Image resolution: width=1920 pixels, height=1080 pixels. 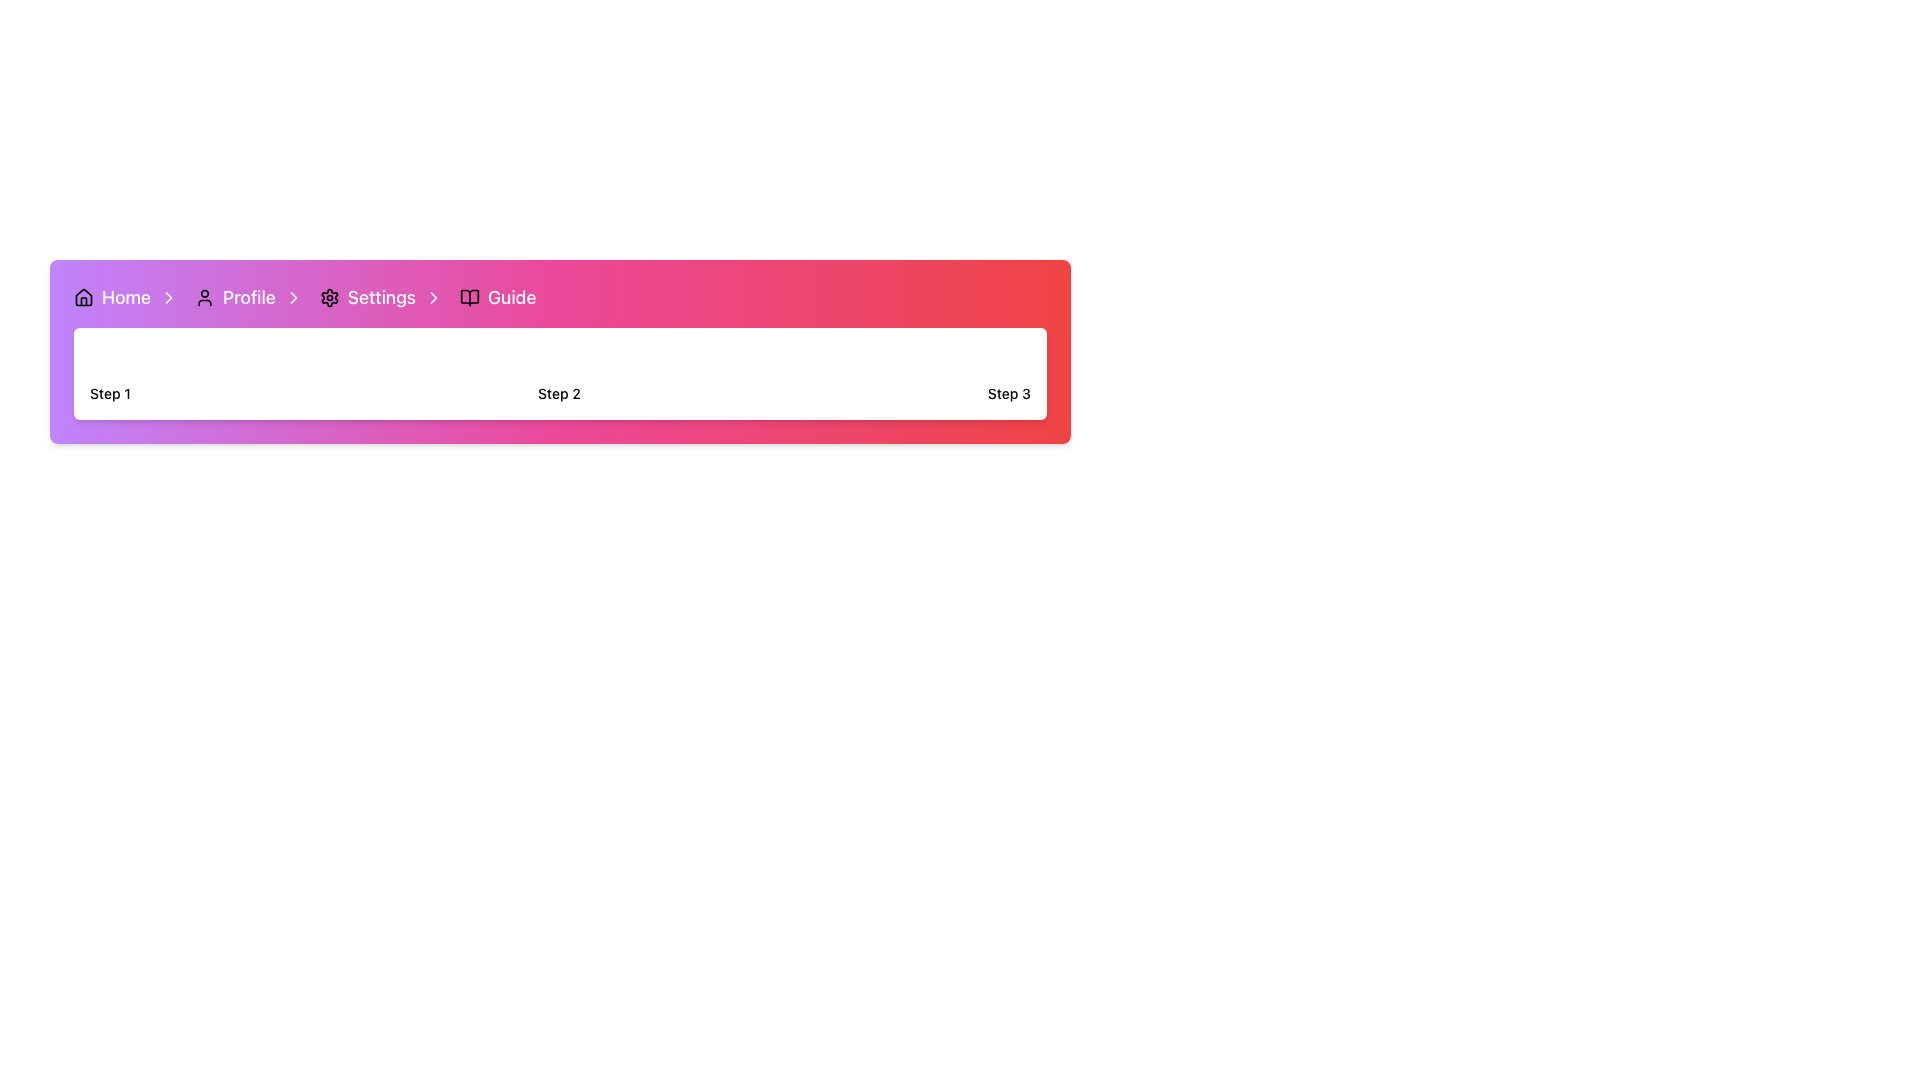 I want to click on the Home navigation link located in the horizontal navigation bar at the top of the interface, so click(x=125, y=297).